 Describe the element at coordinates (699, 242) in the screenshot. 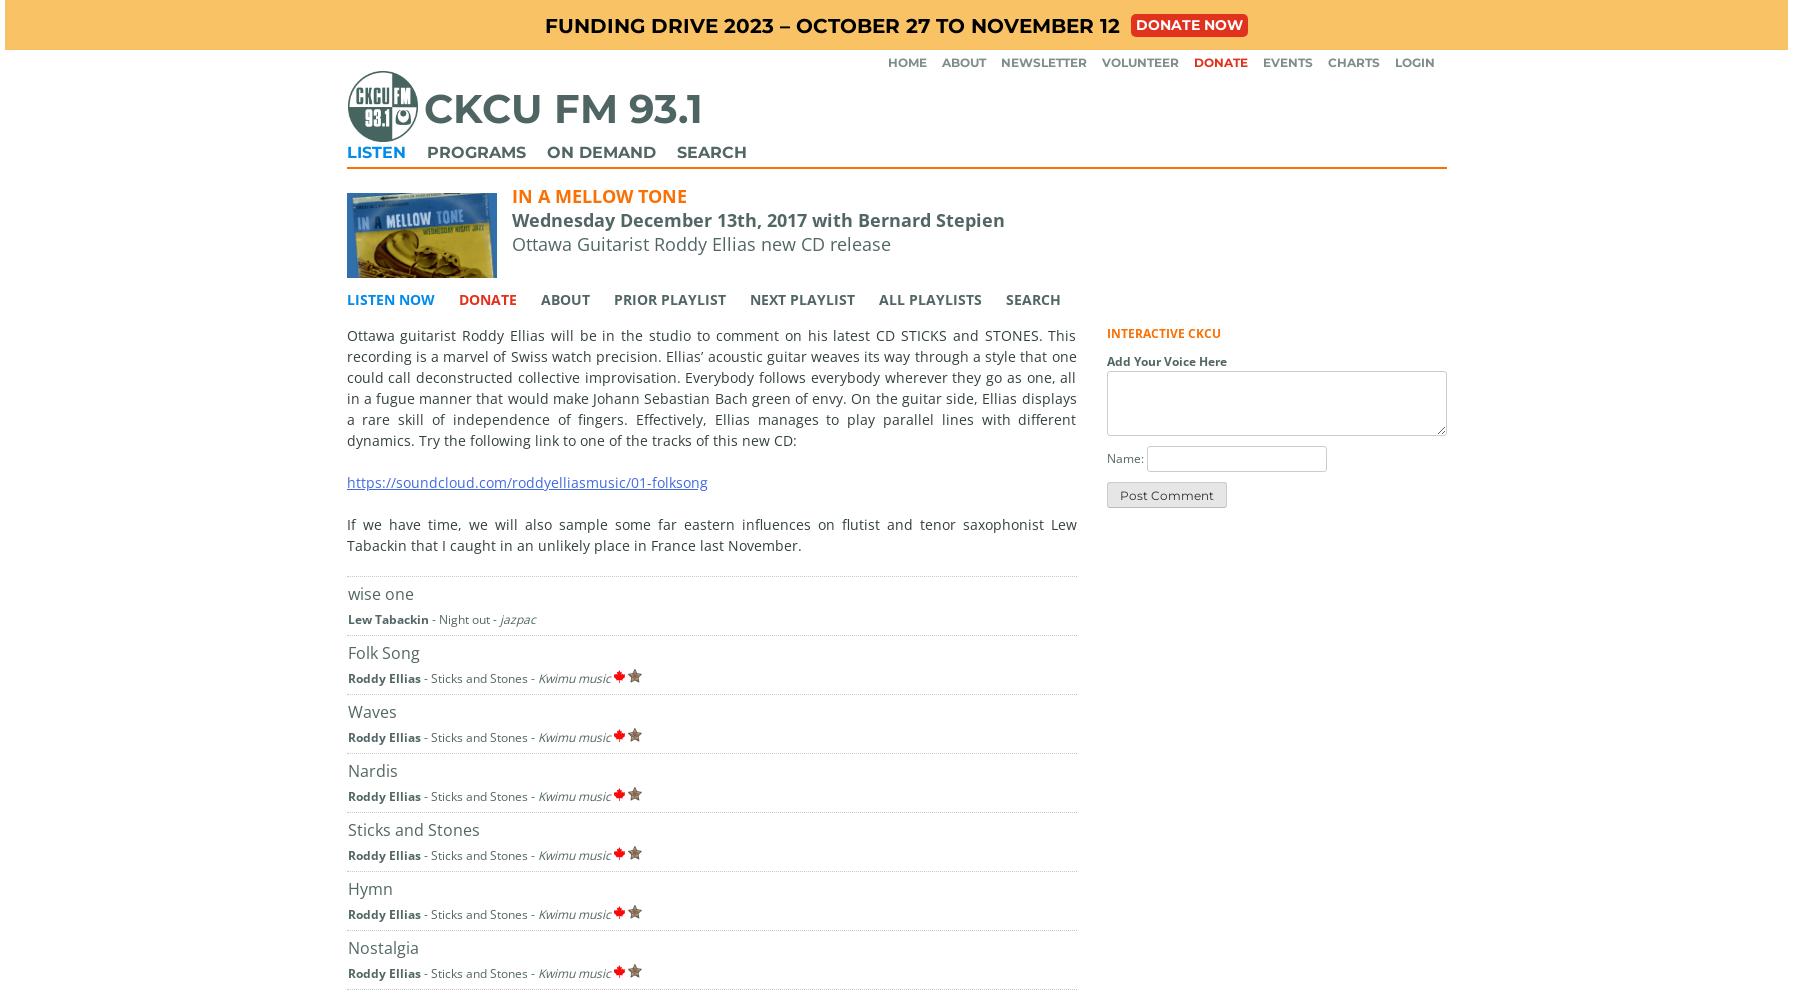

I see `'Ottawa Guitarist Roddy Ellias new CD release'` at that location.